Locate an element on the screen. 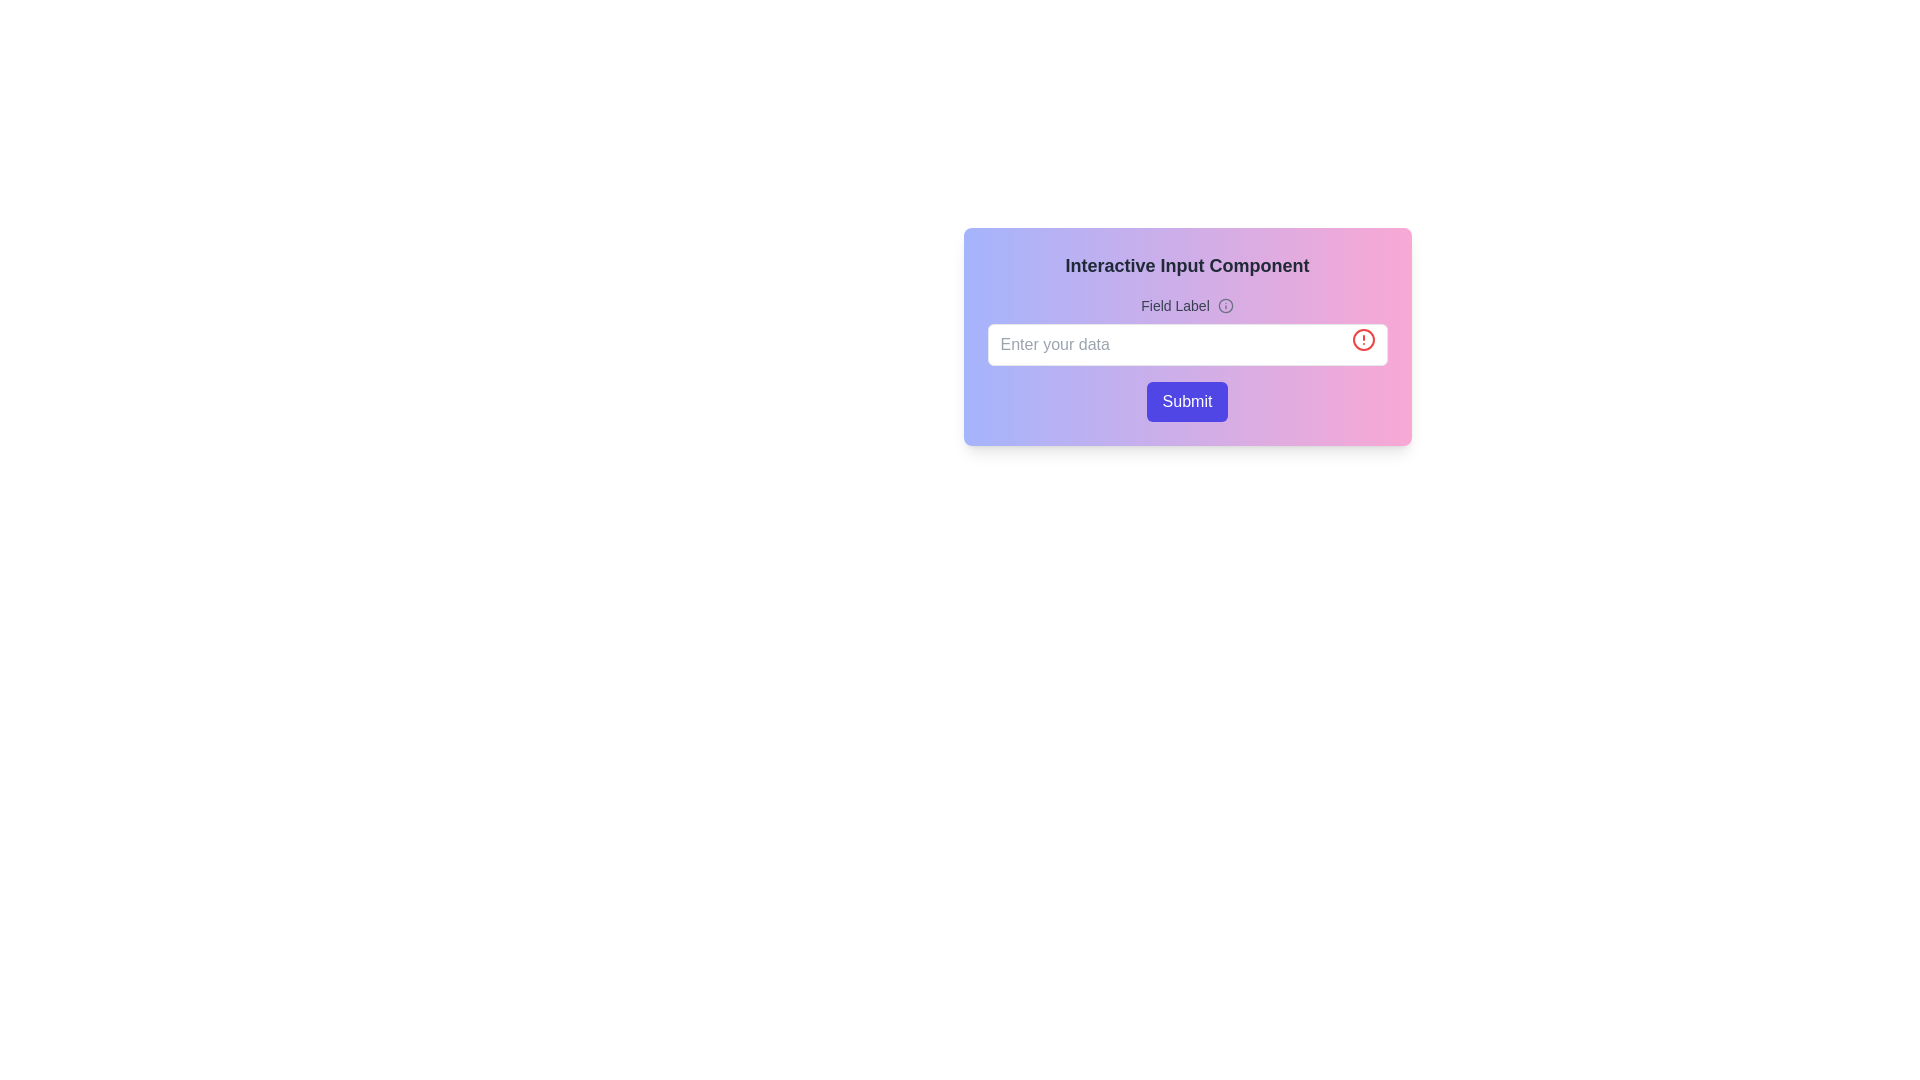 The height and width of the screenshot is (1080, 1920). the circular information icon with a gray outline located to the right of the label text 'Field Label' in the component's header section is located at coordinates (1224, 305).